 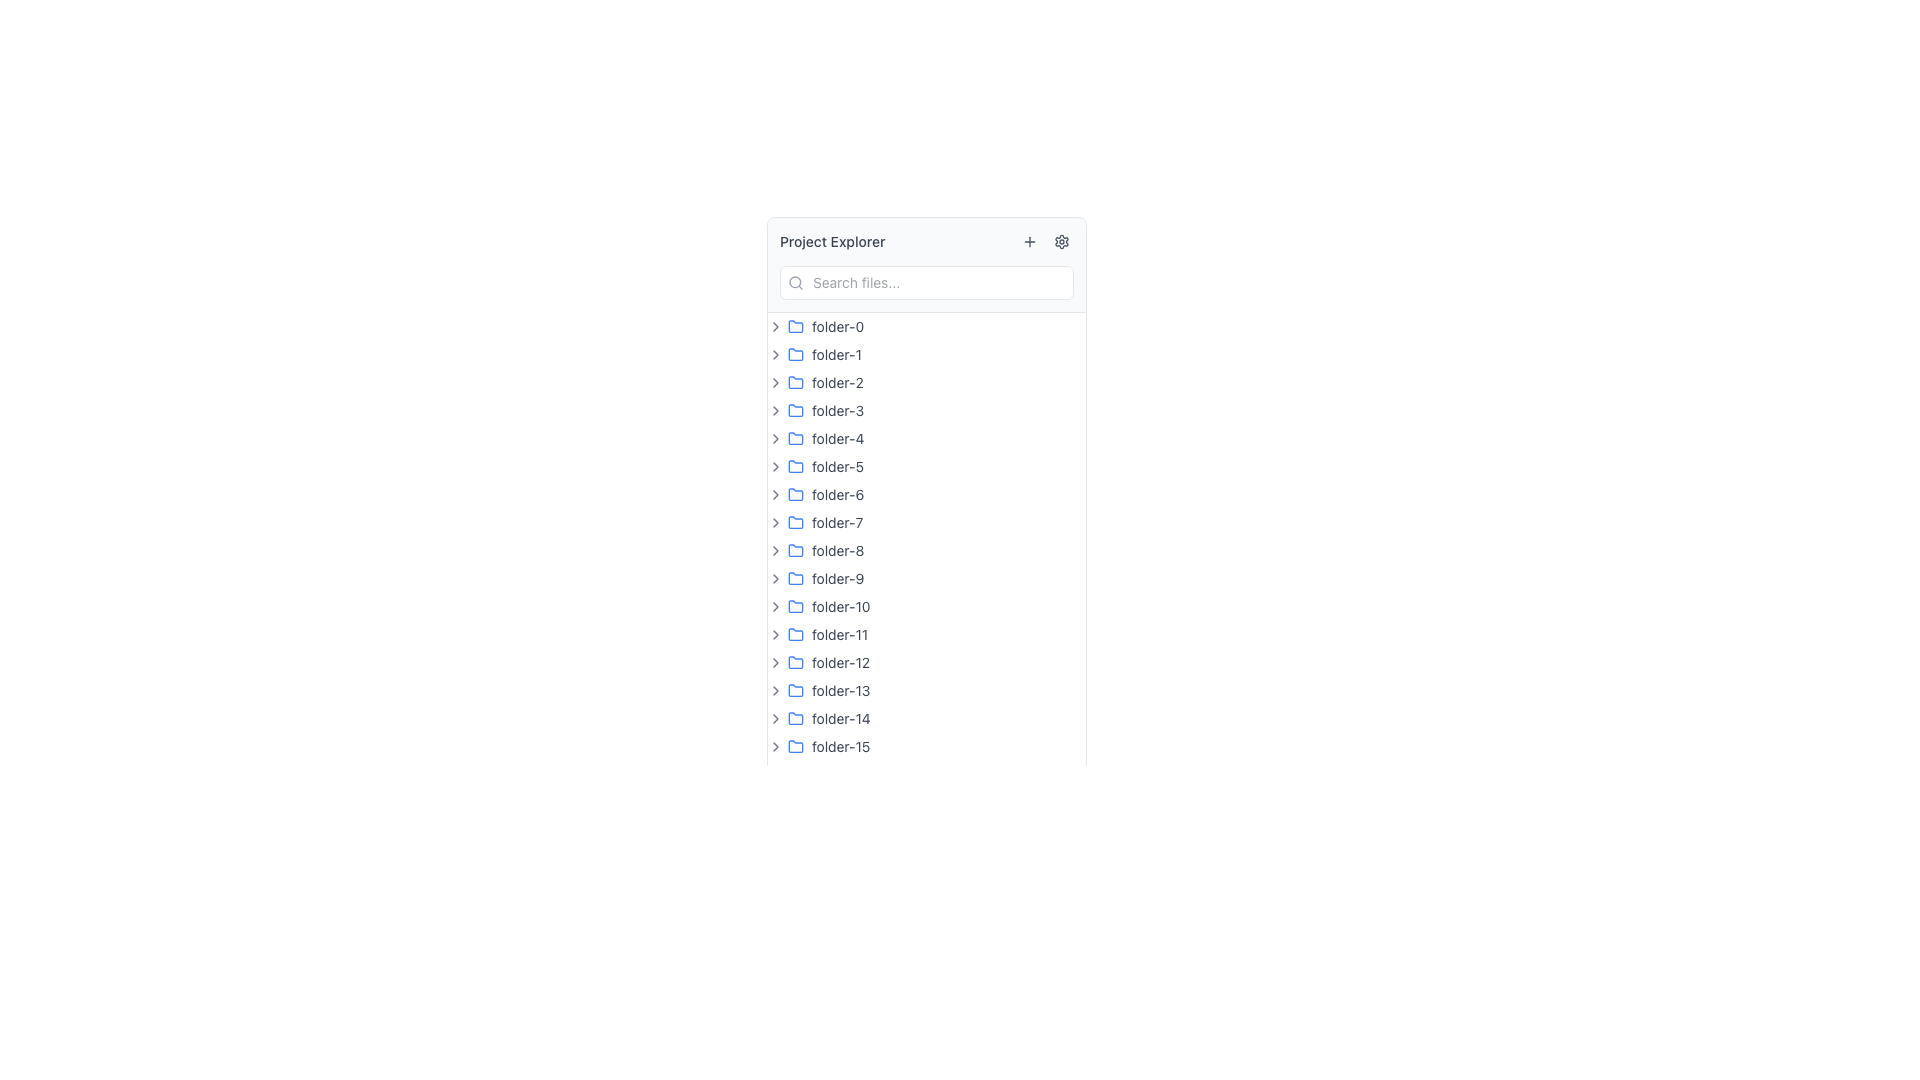 What do you see at coordinates (775, 353) in the screenshot?
I see `the chevron icon on the left side of 'folder-1'` at bounding box center [775, 353].